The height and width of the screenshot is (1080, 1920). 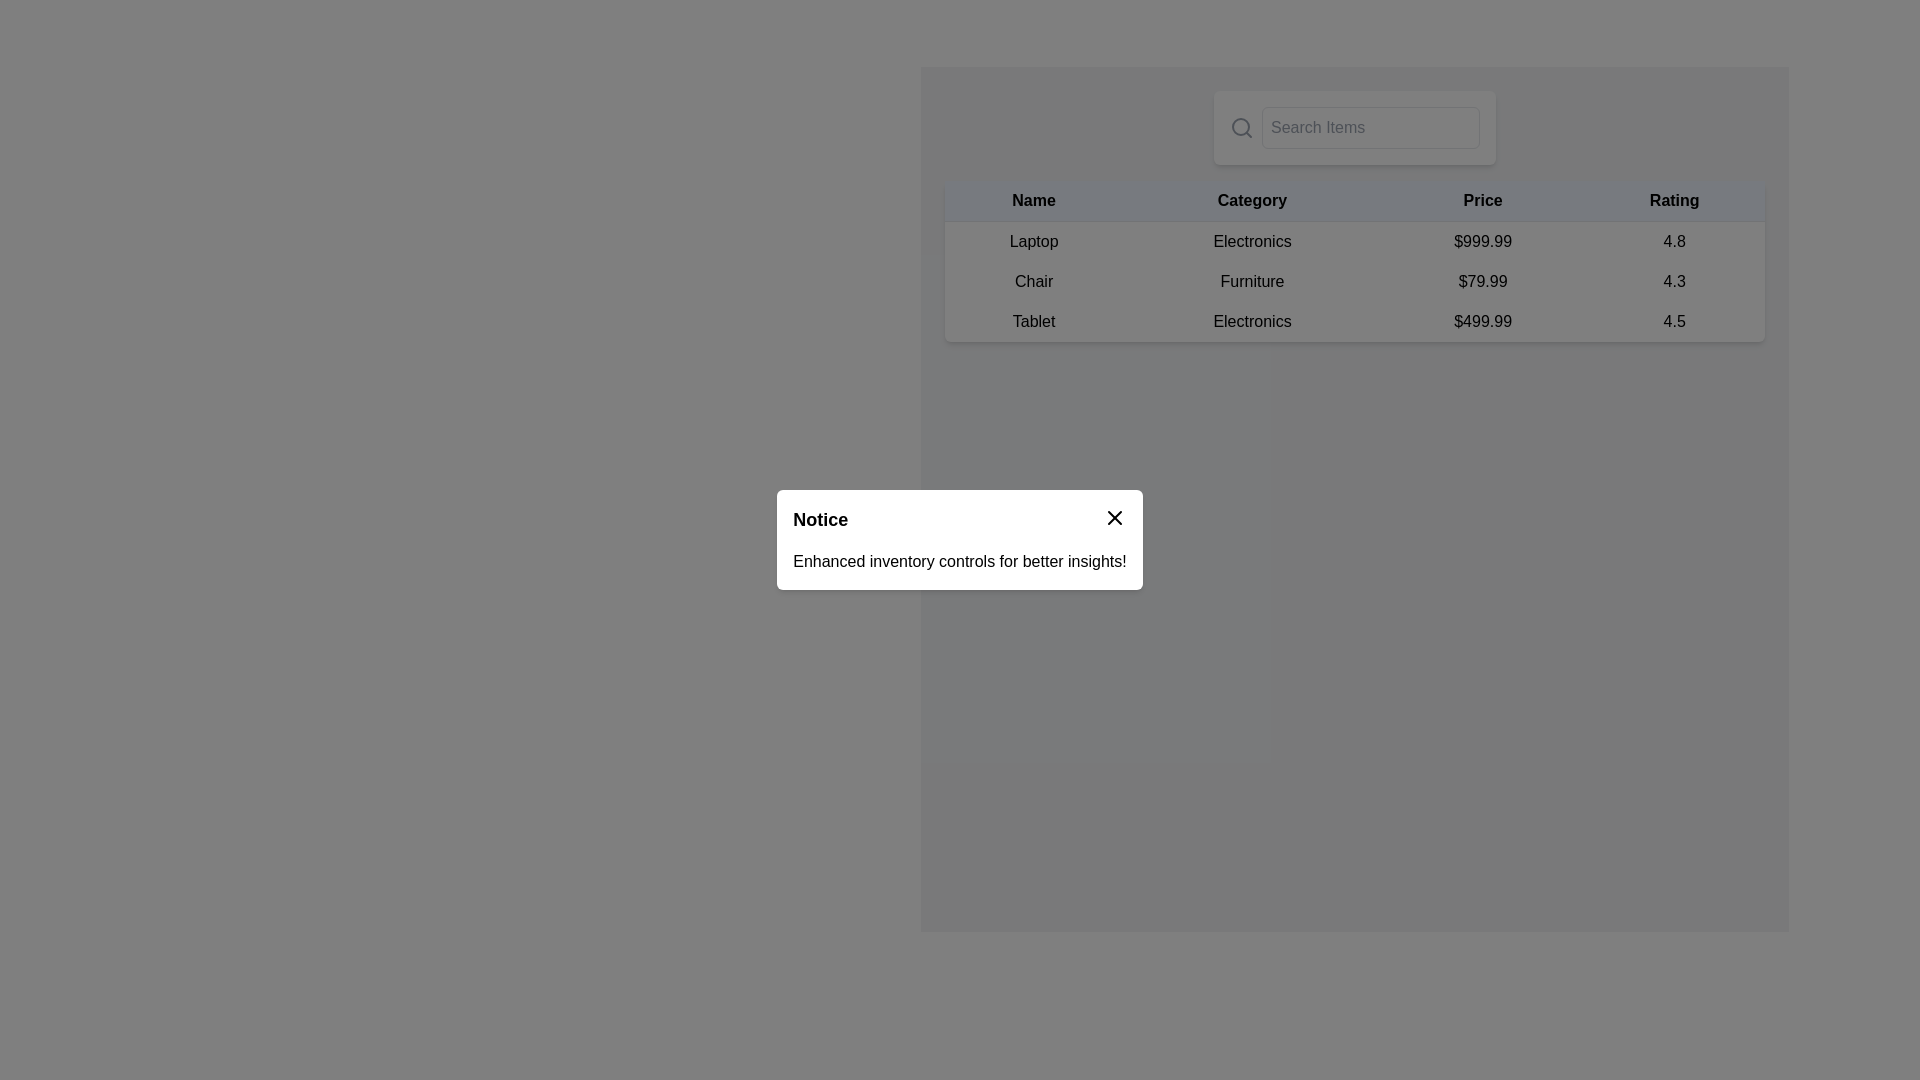 What do you see at coordinates (1483, 281) in the screenshot?
I see `the price label for the product 'Chair' in the second row of the table` at bounding box center [1483, 281].